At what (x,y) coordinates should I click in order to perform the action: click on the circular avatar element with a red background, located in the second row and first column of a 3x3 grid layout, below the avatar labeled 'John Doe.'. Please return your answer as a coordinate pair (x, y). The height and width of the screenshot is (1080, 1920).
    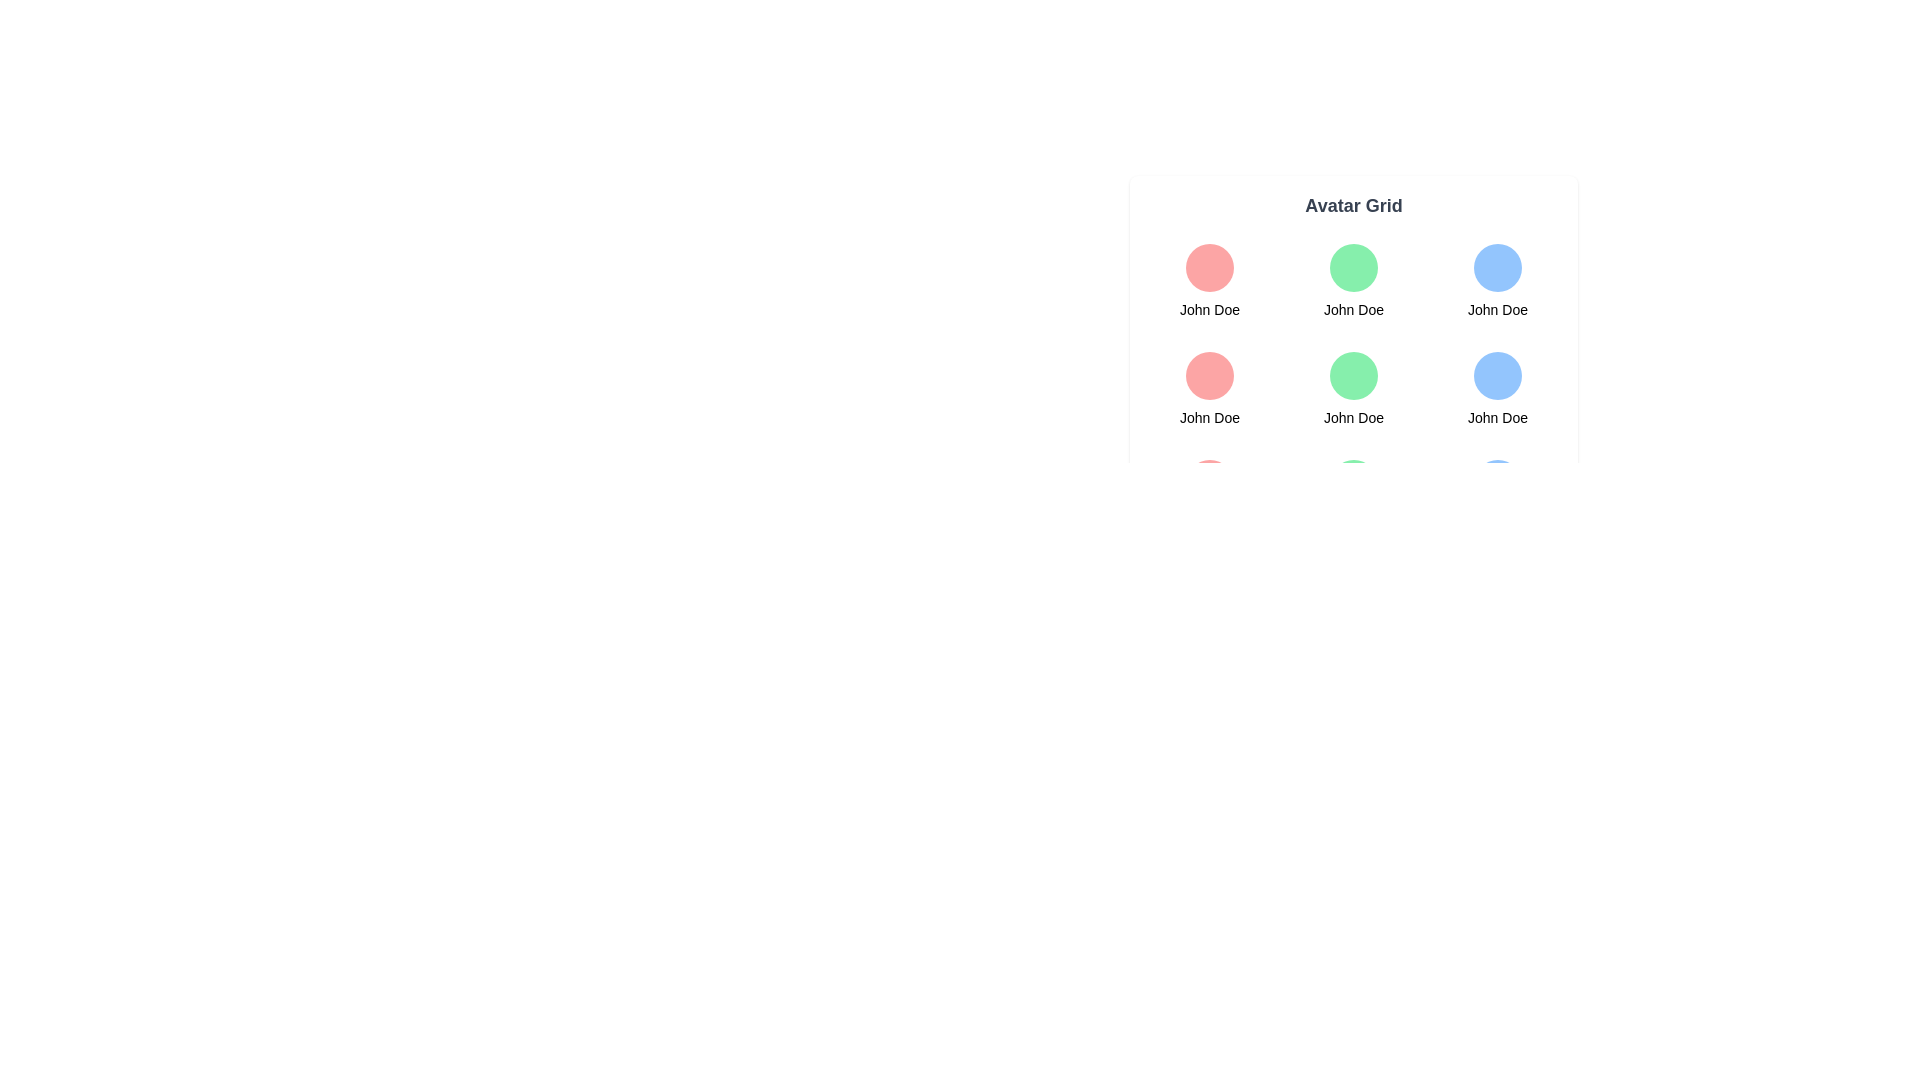
    Looking at the image, I should click on (1208, 375).